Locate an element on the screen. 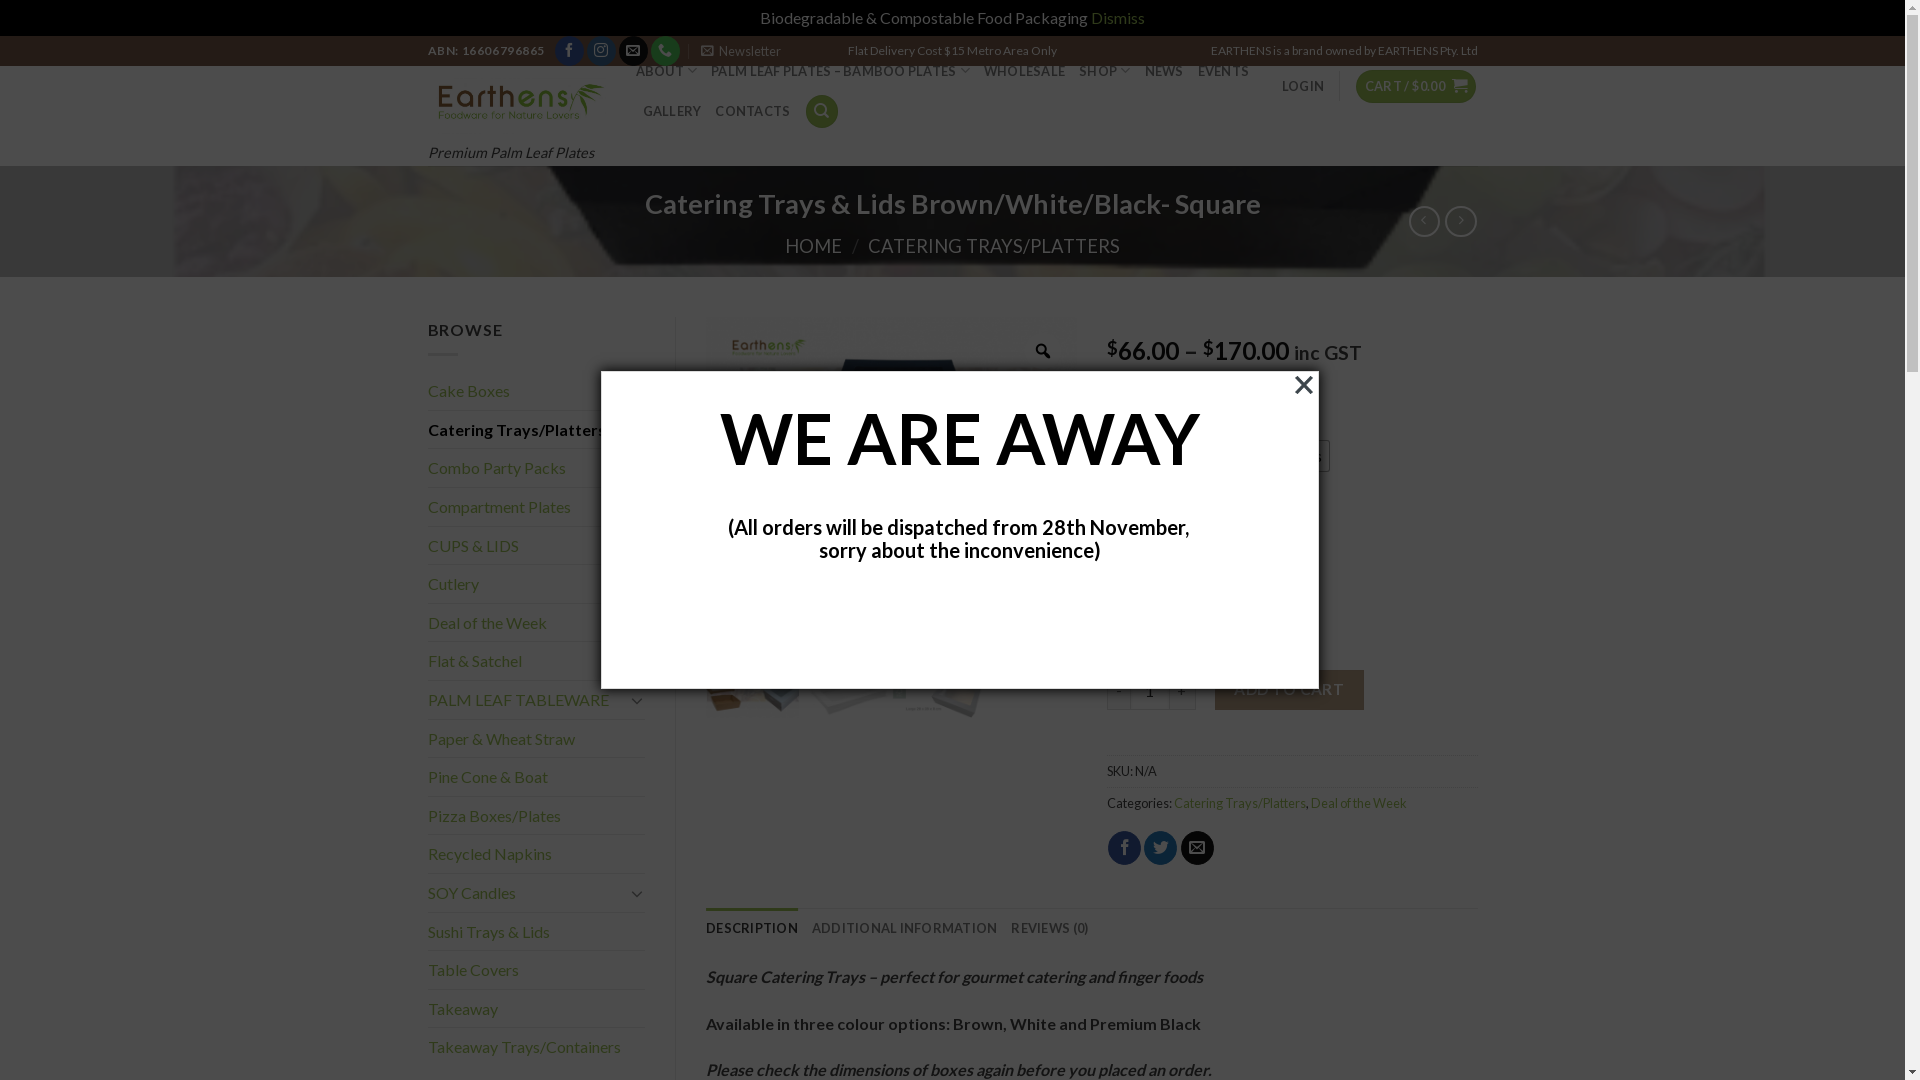 This screenshot has width=1920, height=1080. 'ADD TO CART' is located at coordinates (1289, 688).